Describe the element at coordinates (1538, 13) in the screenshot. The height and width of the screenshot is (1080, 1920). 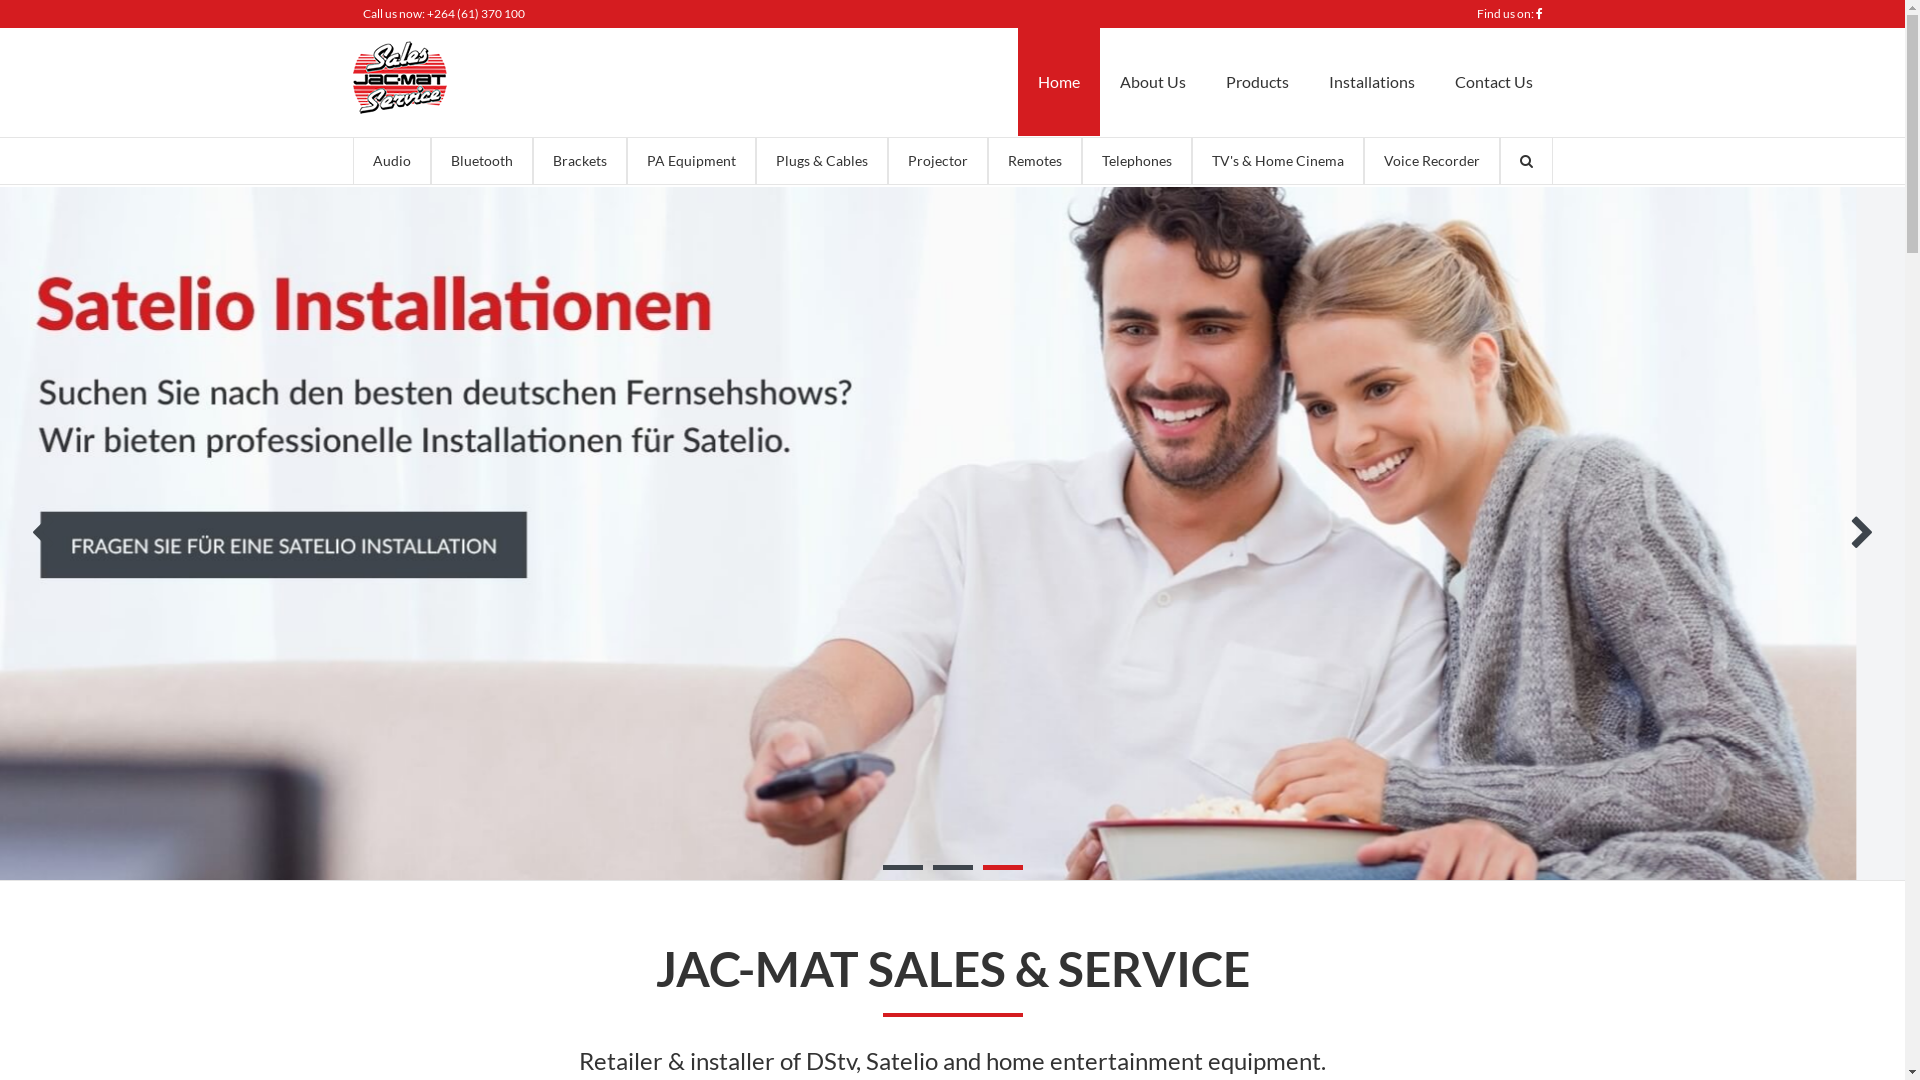
I see `'Like us on Facebook'` at that location.